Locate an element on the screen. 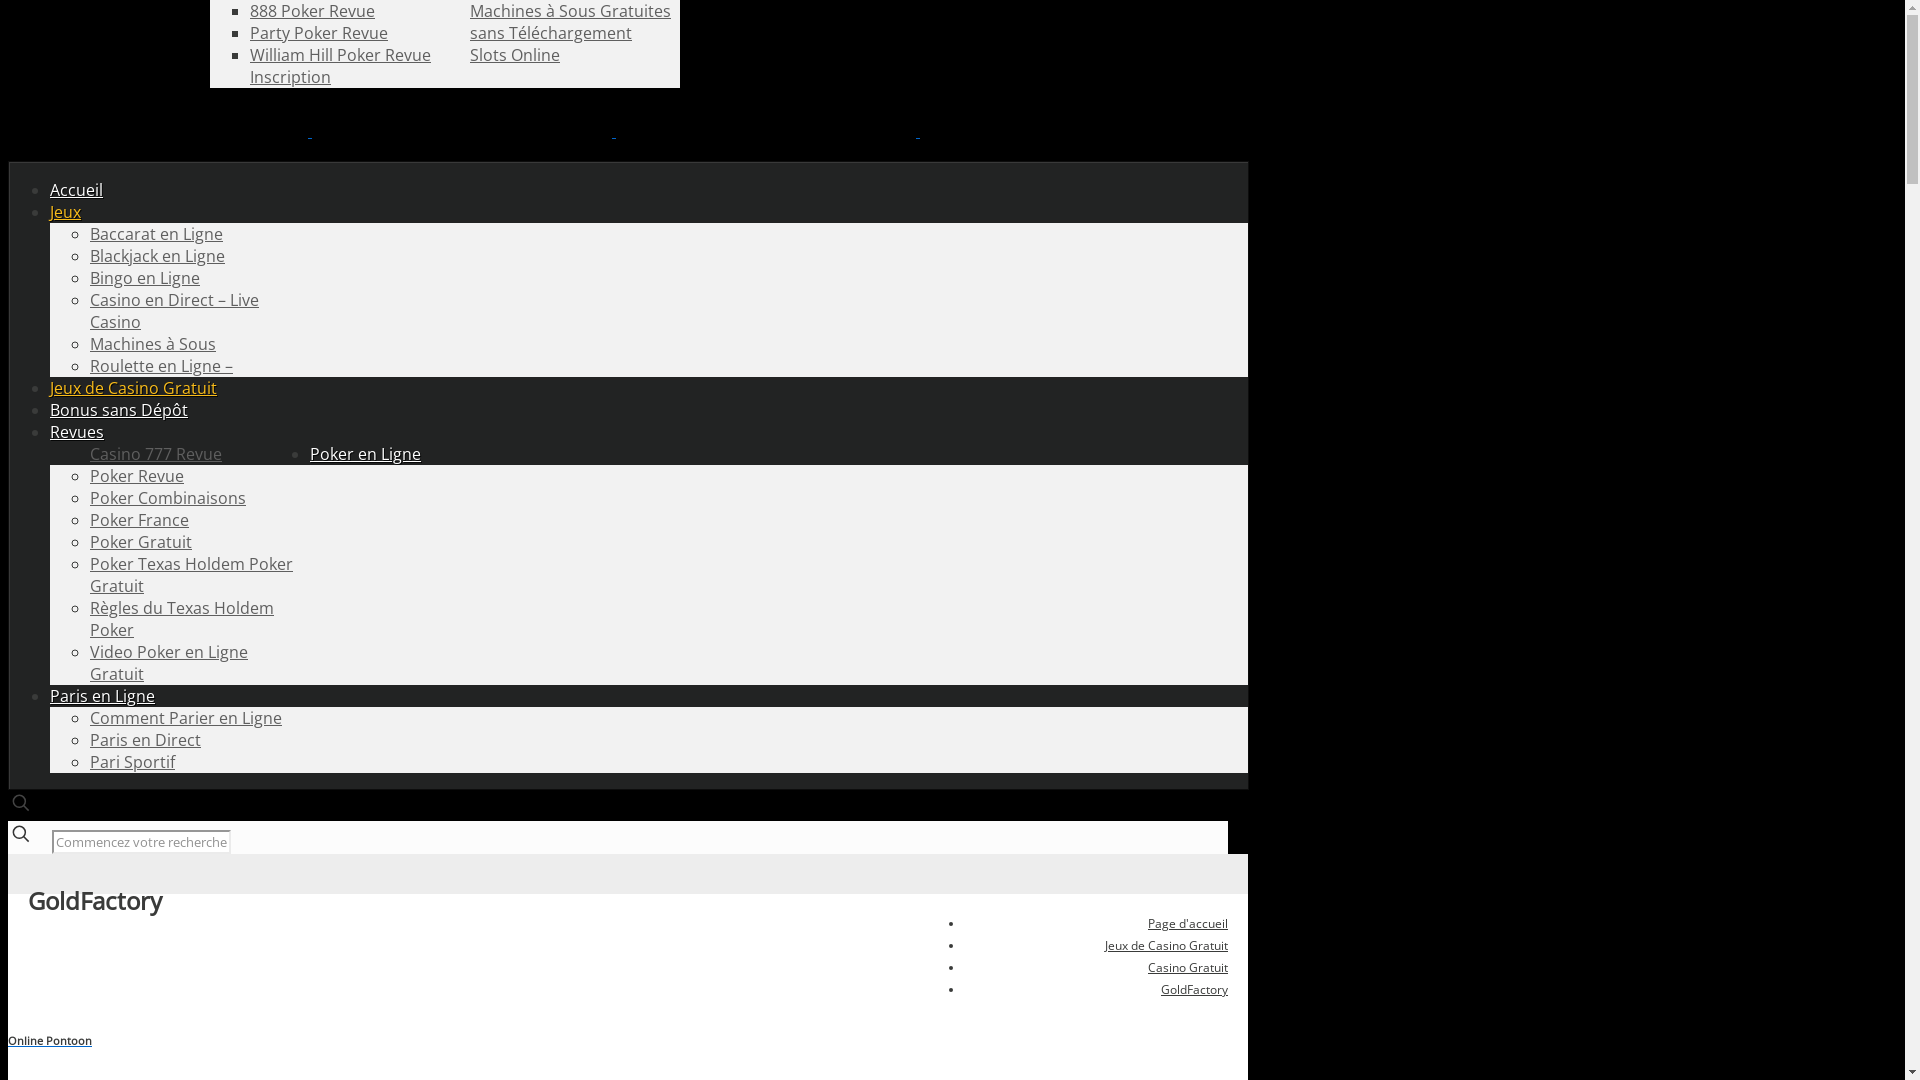  'Jeux de Casino Gratuit' is located at coordinates (132, 388).